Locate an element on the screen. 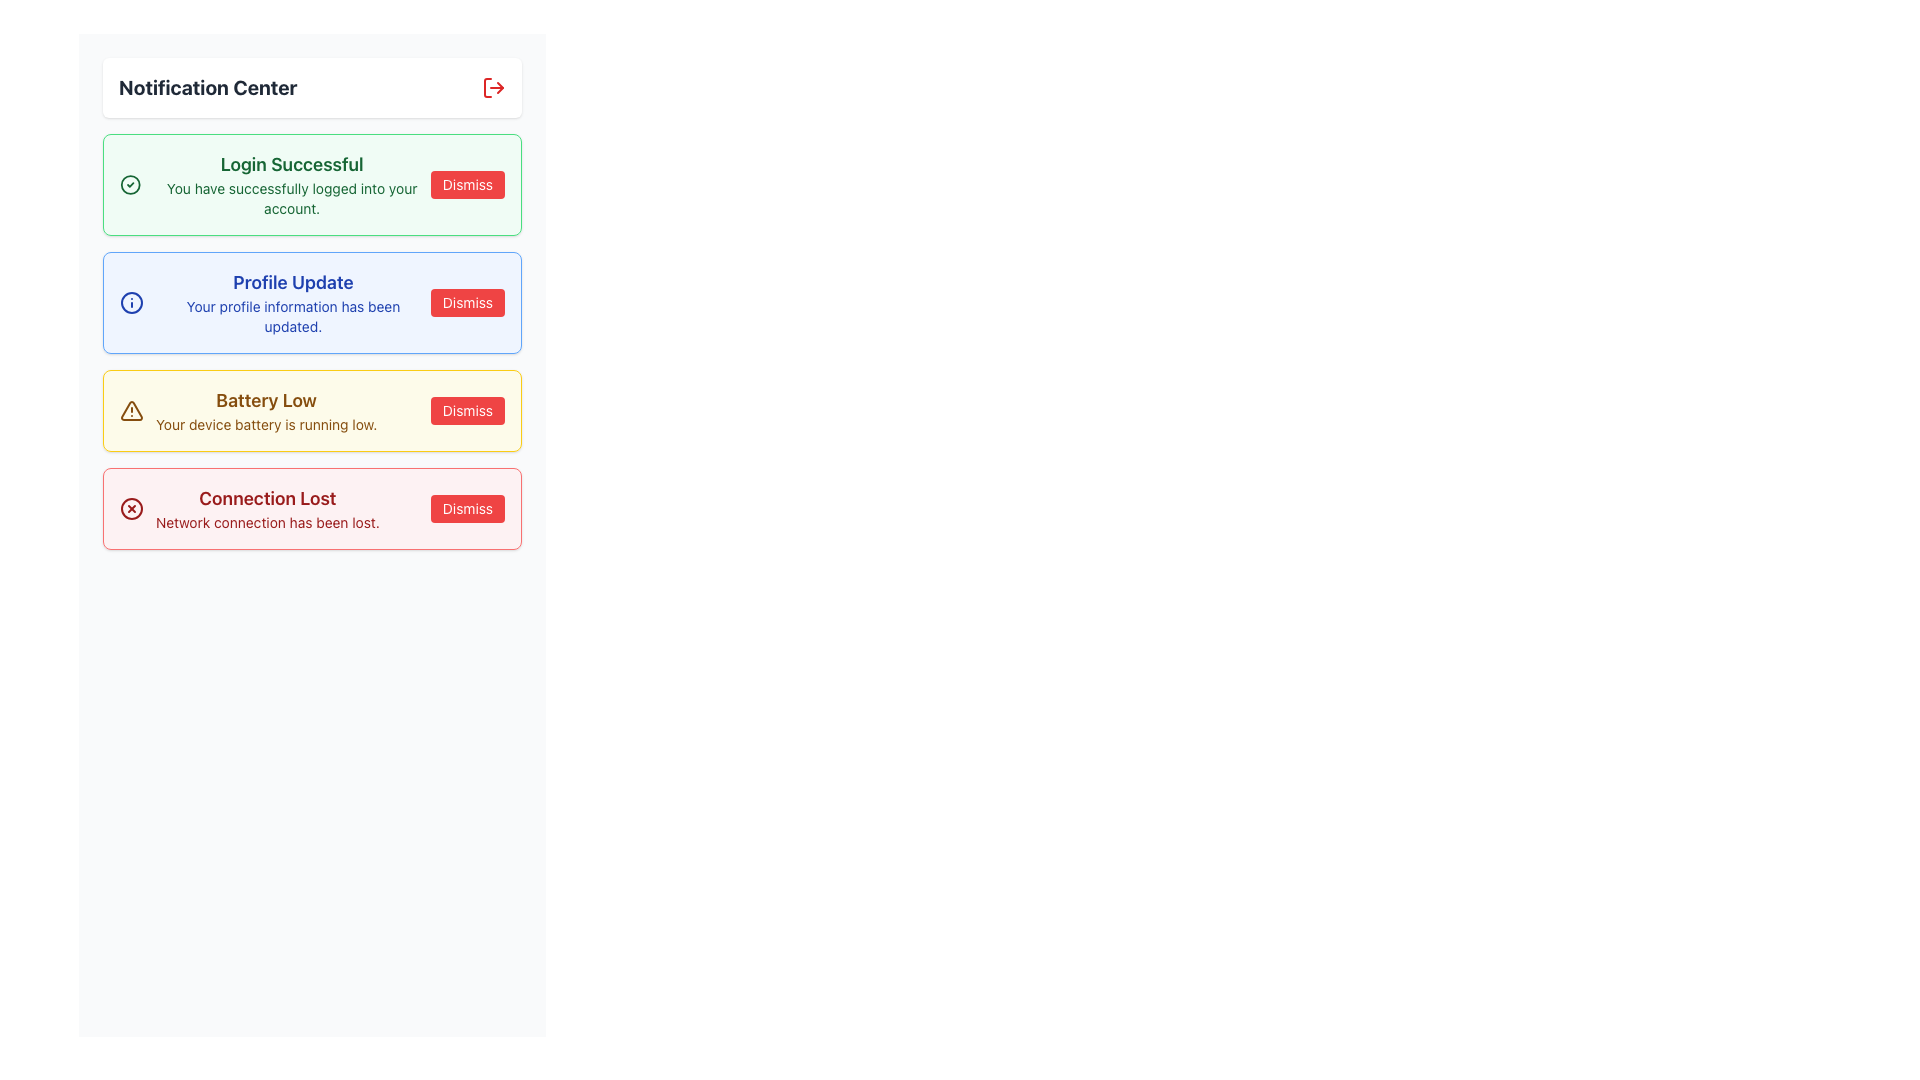 The image size is (1920, 1080). the network connectivity notification block, which is the last notification in the list and provides an option to dismiss the notification is located at coordinates (311, 508).